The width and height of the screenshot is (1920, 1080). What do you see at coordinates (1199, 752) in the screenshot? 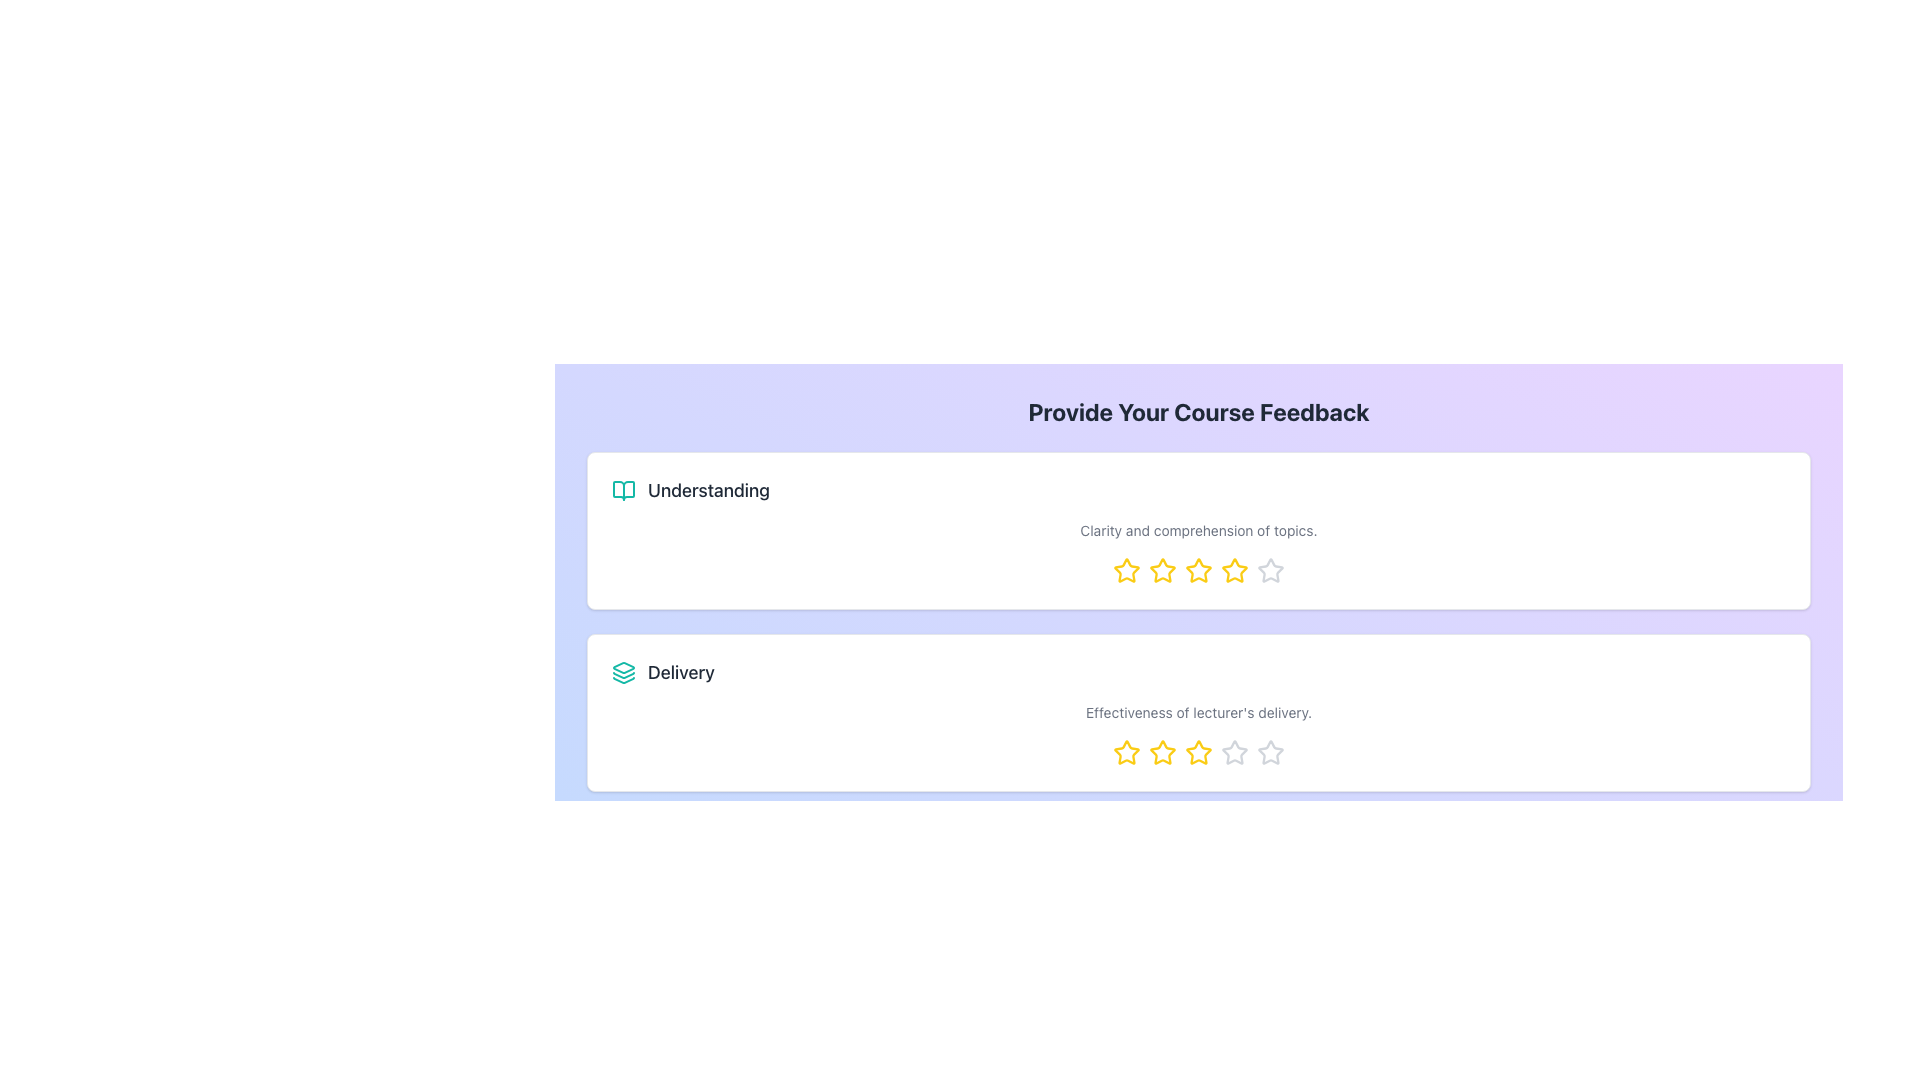
I see `the fourth star icon in the rating system under the 'Effectiveness of lecturer's delivery' section of the 'Delivery' card` at bounding box center [1199, 752].